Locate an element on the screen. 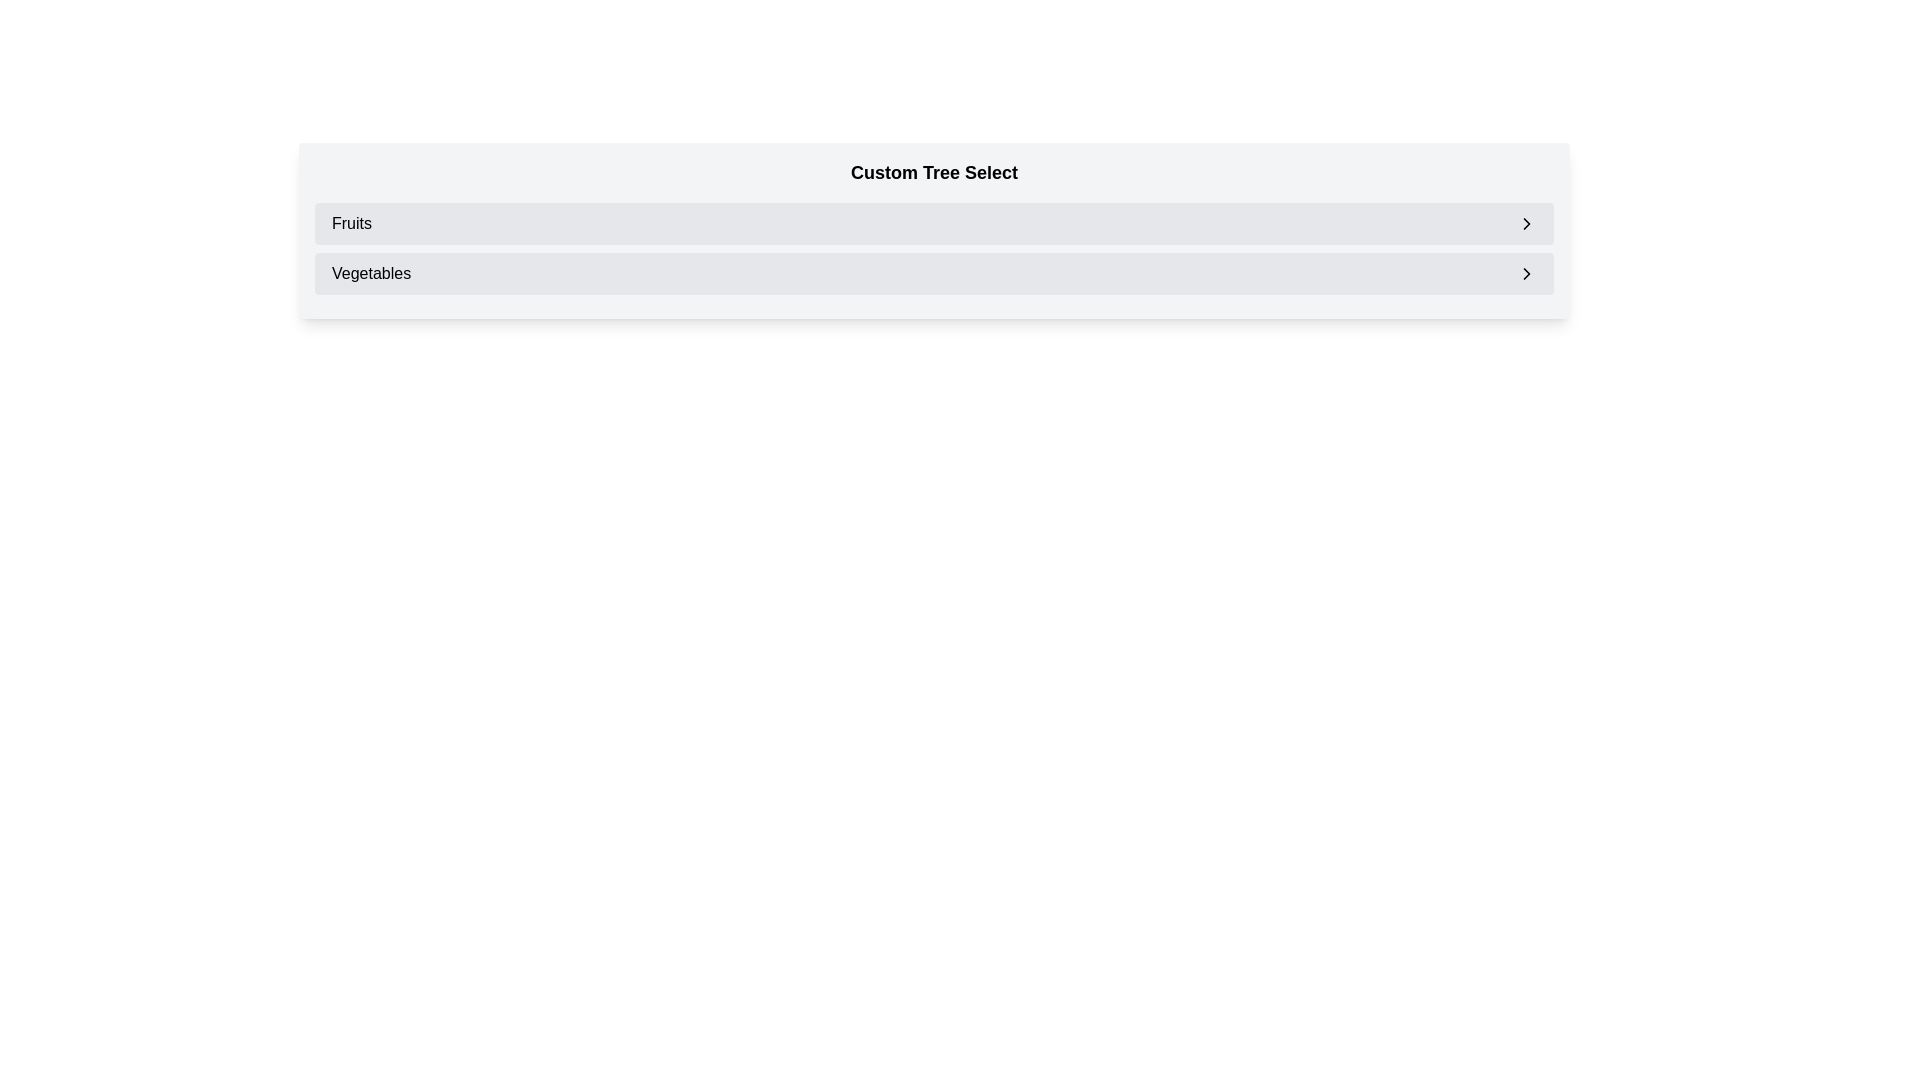 The width and height of the screenshot is (1920, 1080). the list item labeled 'Vegetables' with a light gray background to trigger the tooltip or visual feedback is located at coordinates (933, 273).